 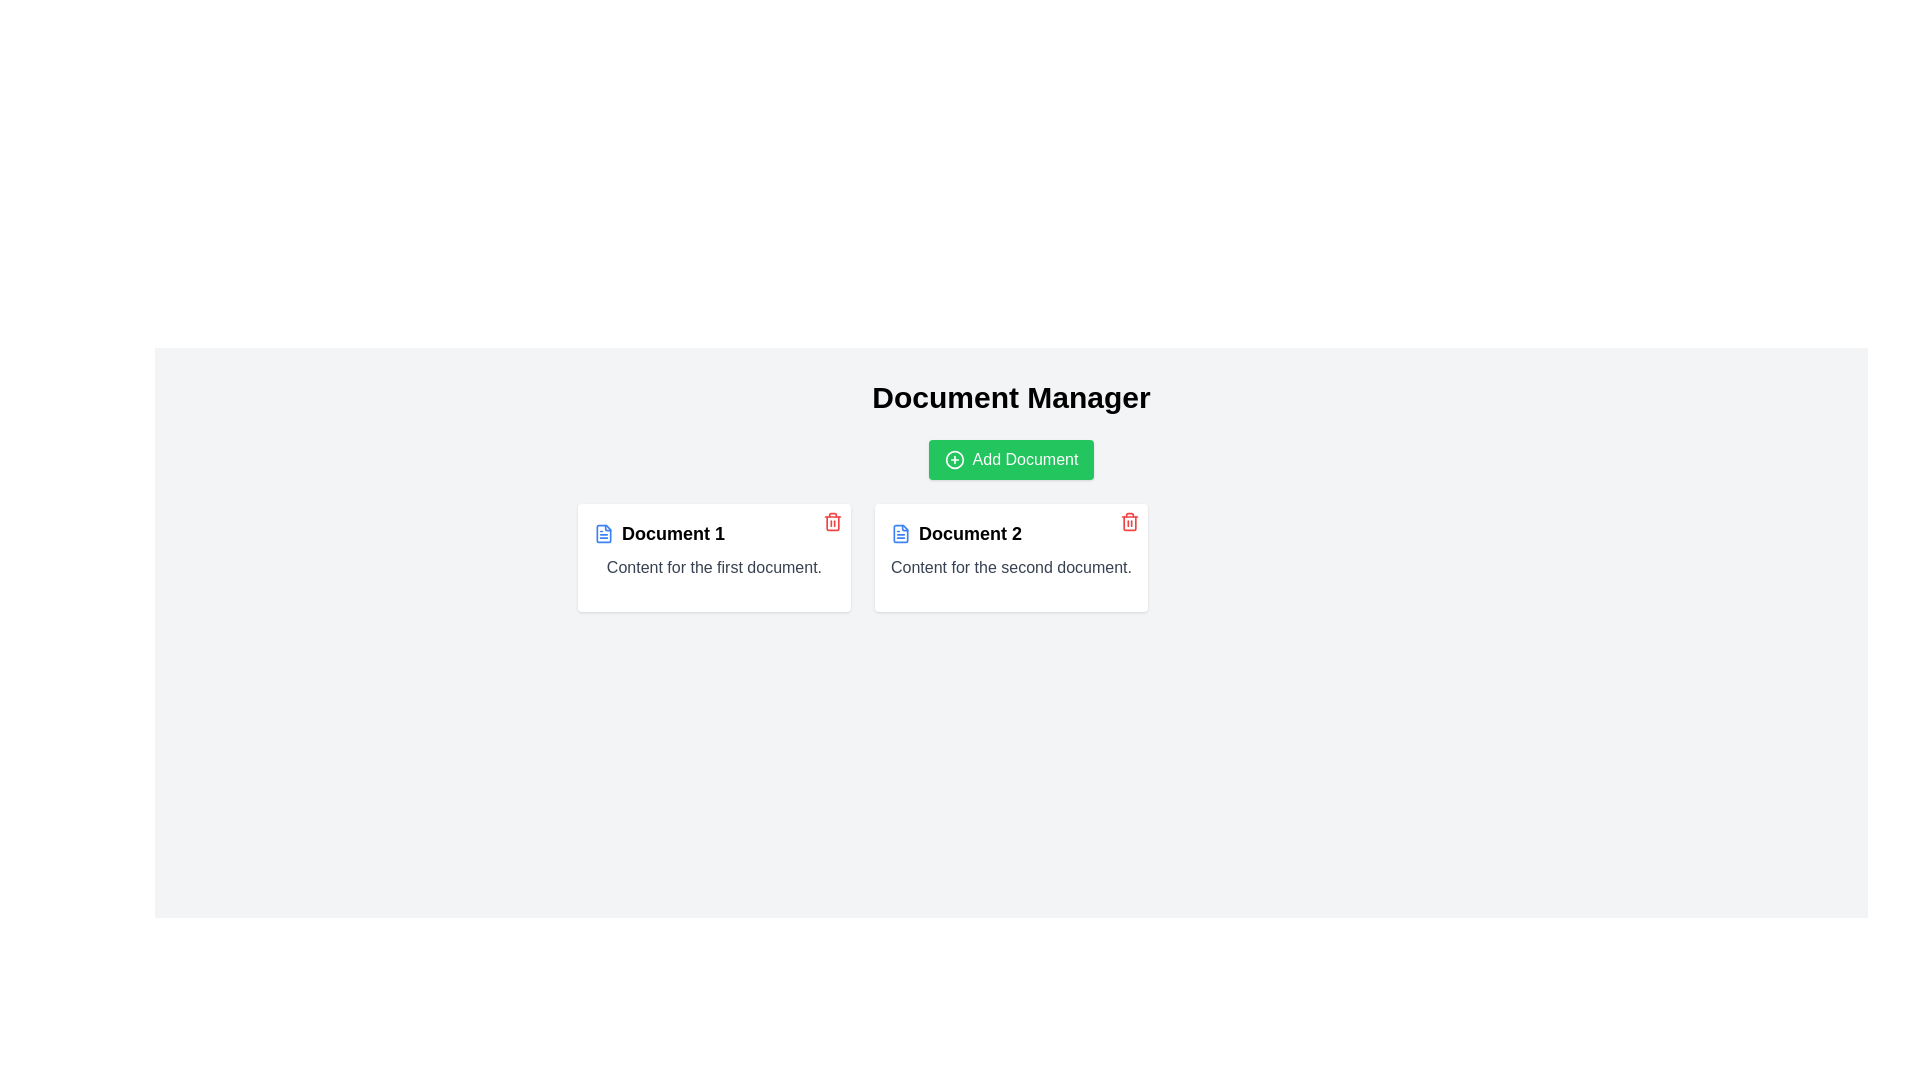 I want to click on the delete button in the upper-right corner of the 'Document 2' card, so click(x=1130, y=520).